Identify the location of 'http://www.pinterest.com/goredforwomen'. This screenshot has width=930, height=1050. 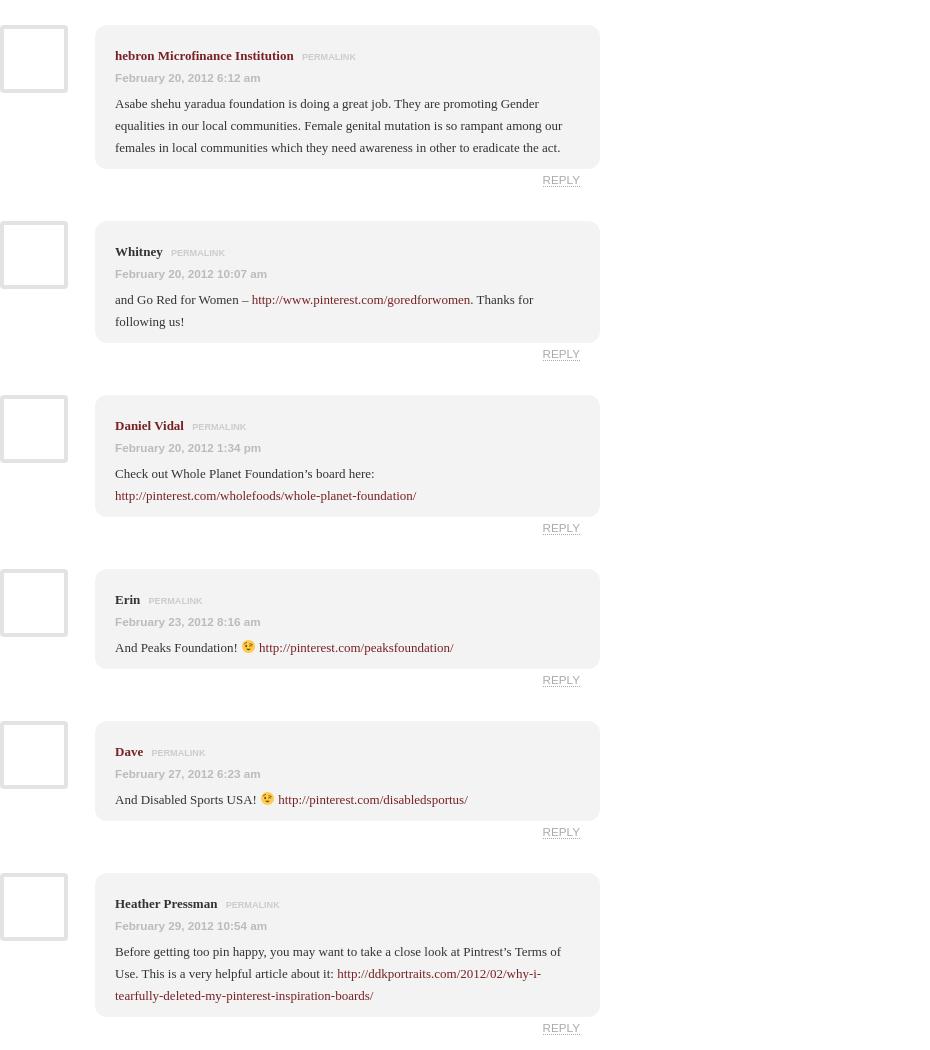
(359, 297).